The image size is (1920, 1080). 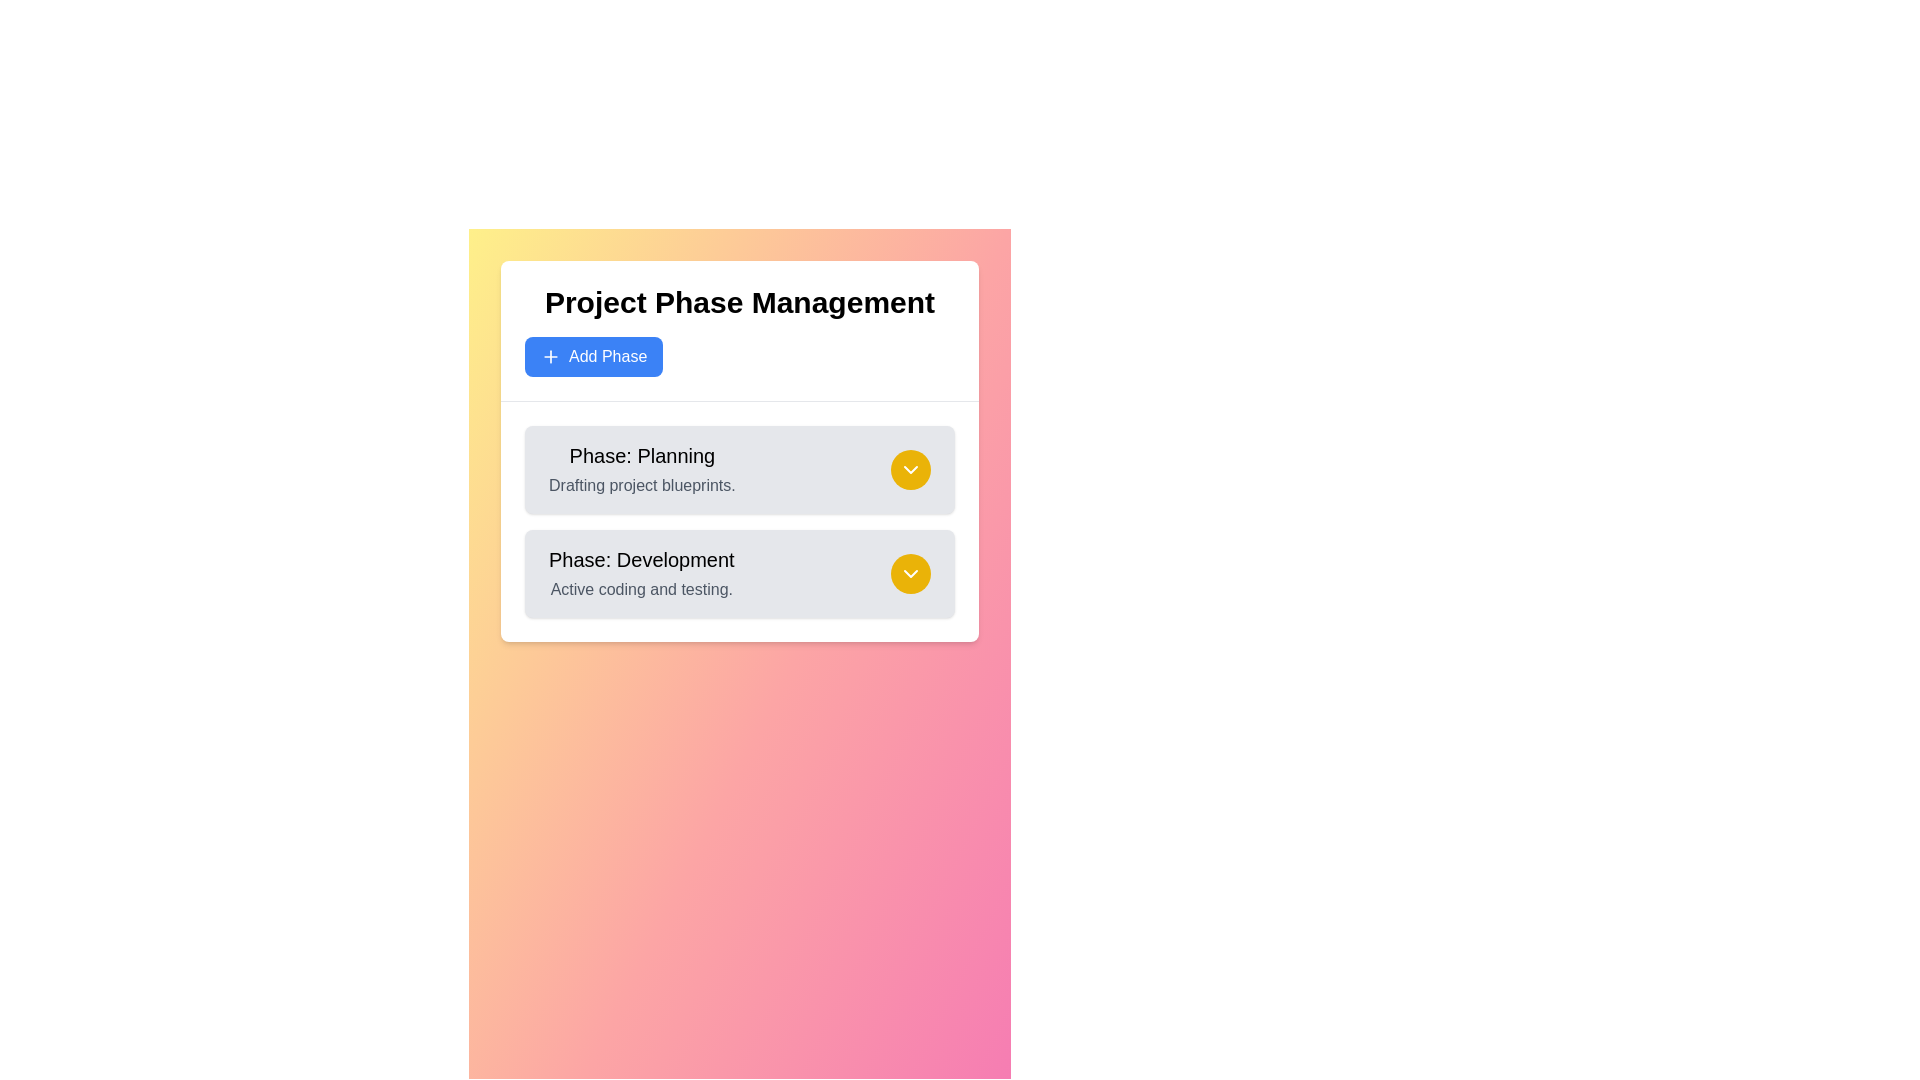 What do you see at coordinates (642, 486) in the screenshot?
I see `the static text element displaying 'Drafting project blueprints.' which is styled in gray and serves as a subtitle under 'Phase: Planning'` at bounding box center [642, 486].